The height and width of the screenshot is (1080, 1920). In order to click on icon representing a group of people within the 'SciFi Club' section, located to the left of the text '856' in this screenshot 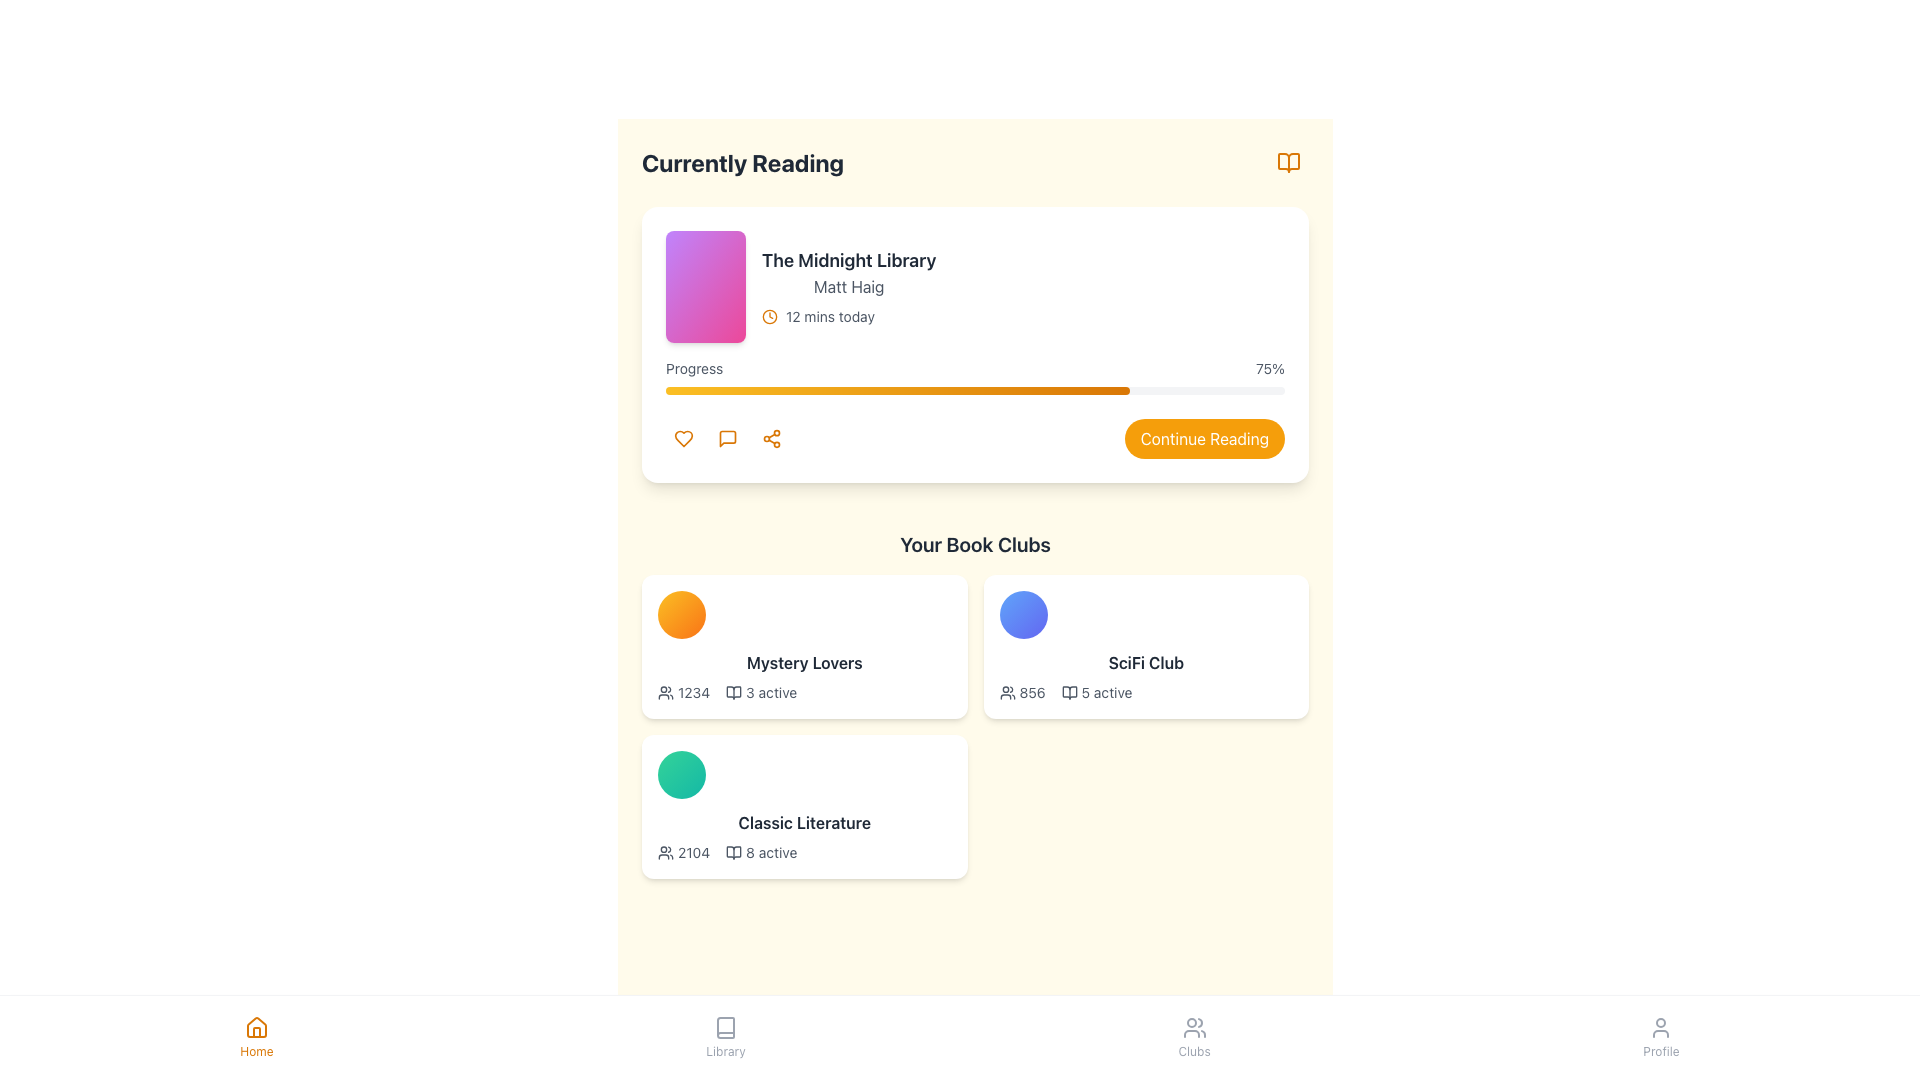, I will do `click(1007, 692)`.